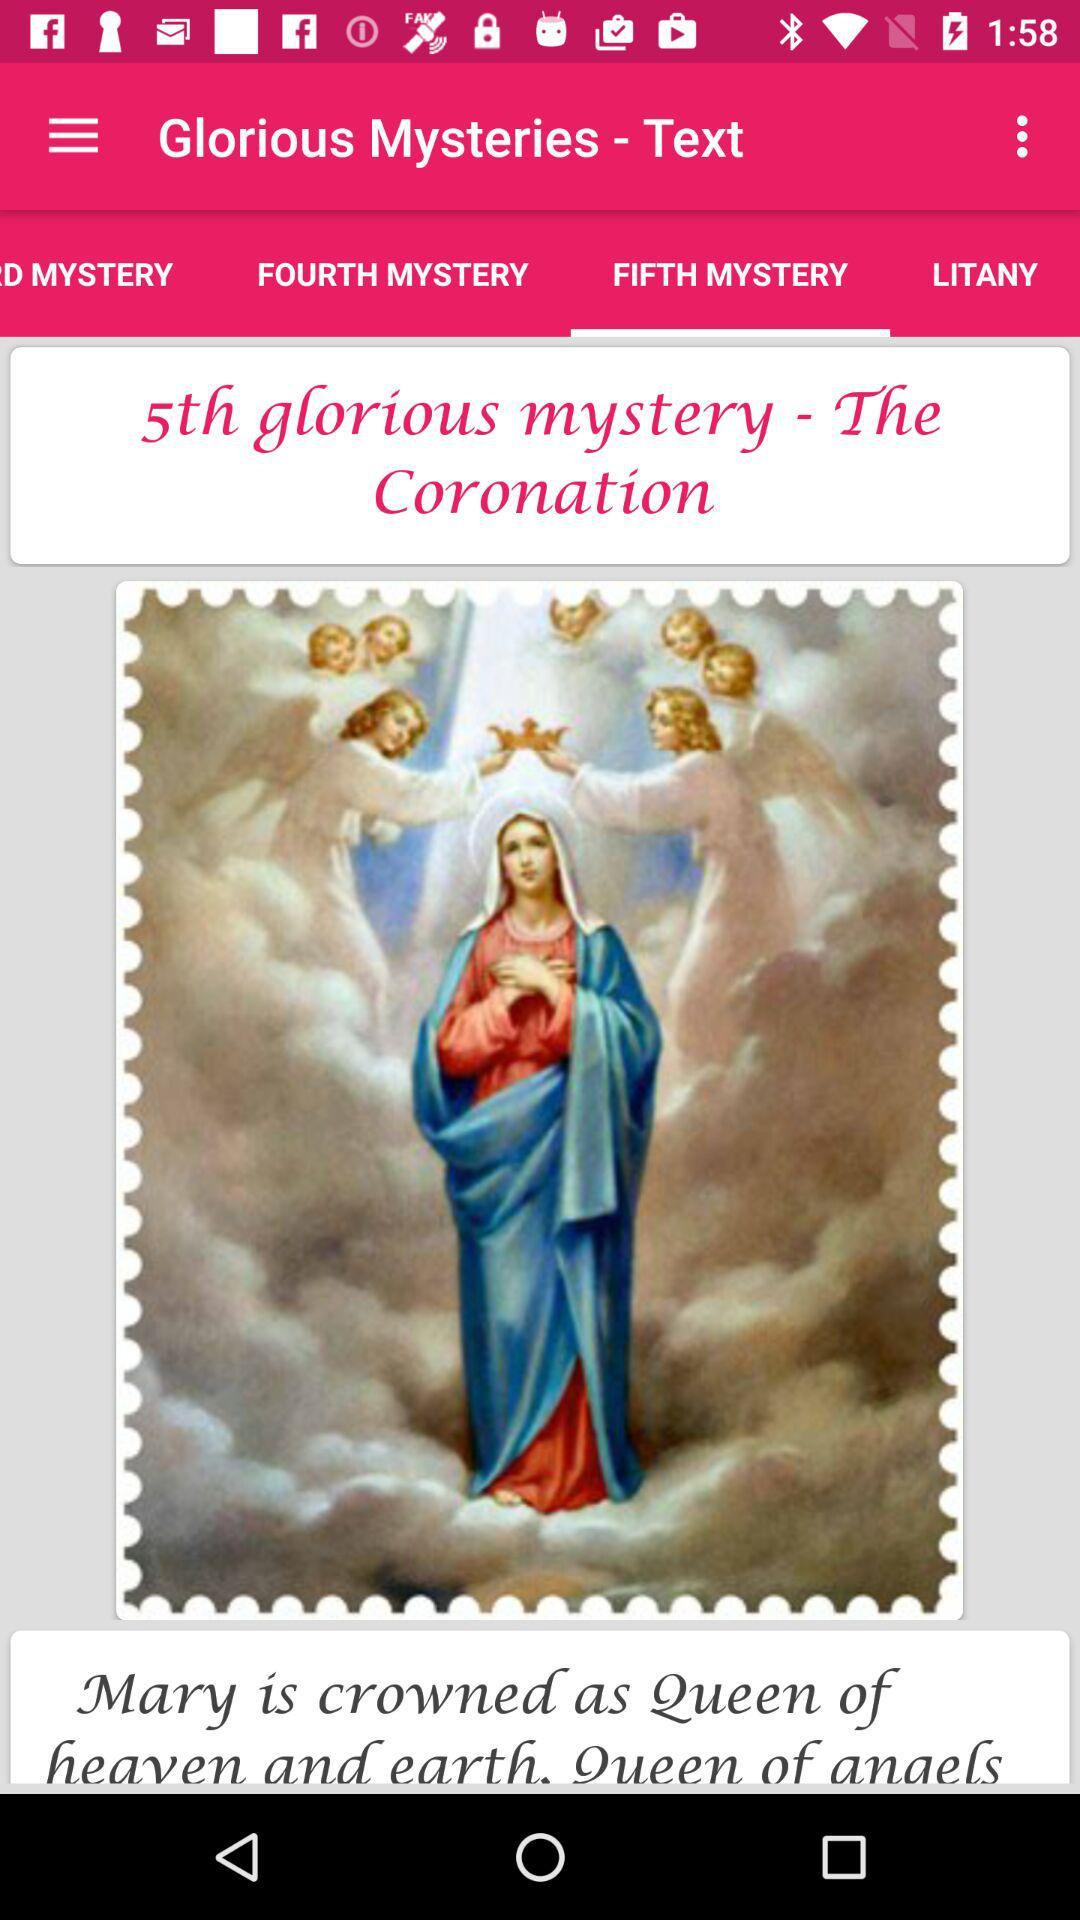 The width and height of the screenshot is (1080, 1920). What do you see at coordinates (538, 1099) in the screenshot?
I see `the icon at the center` at bounding box center [538, 1099].